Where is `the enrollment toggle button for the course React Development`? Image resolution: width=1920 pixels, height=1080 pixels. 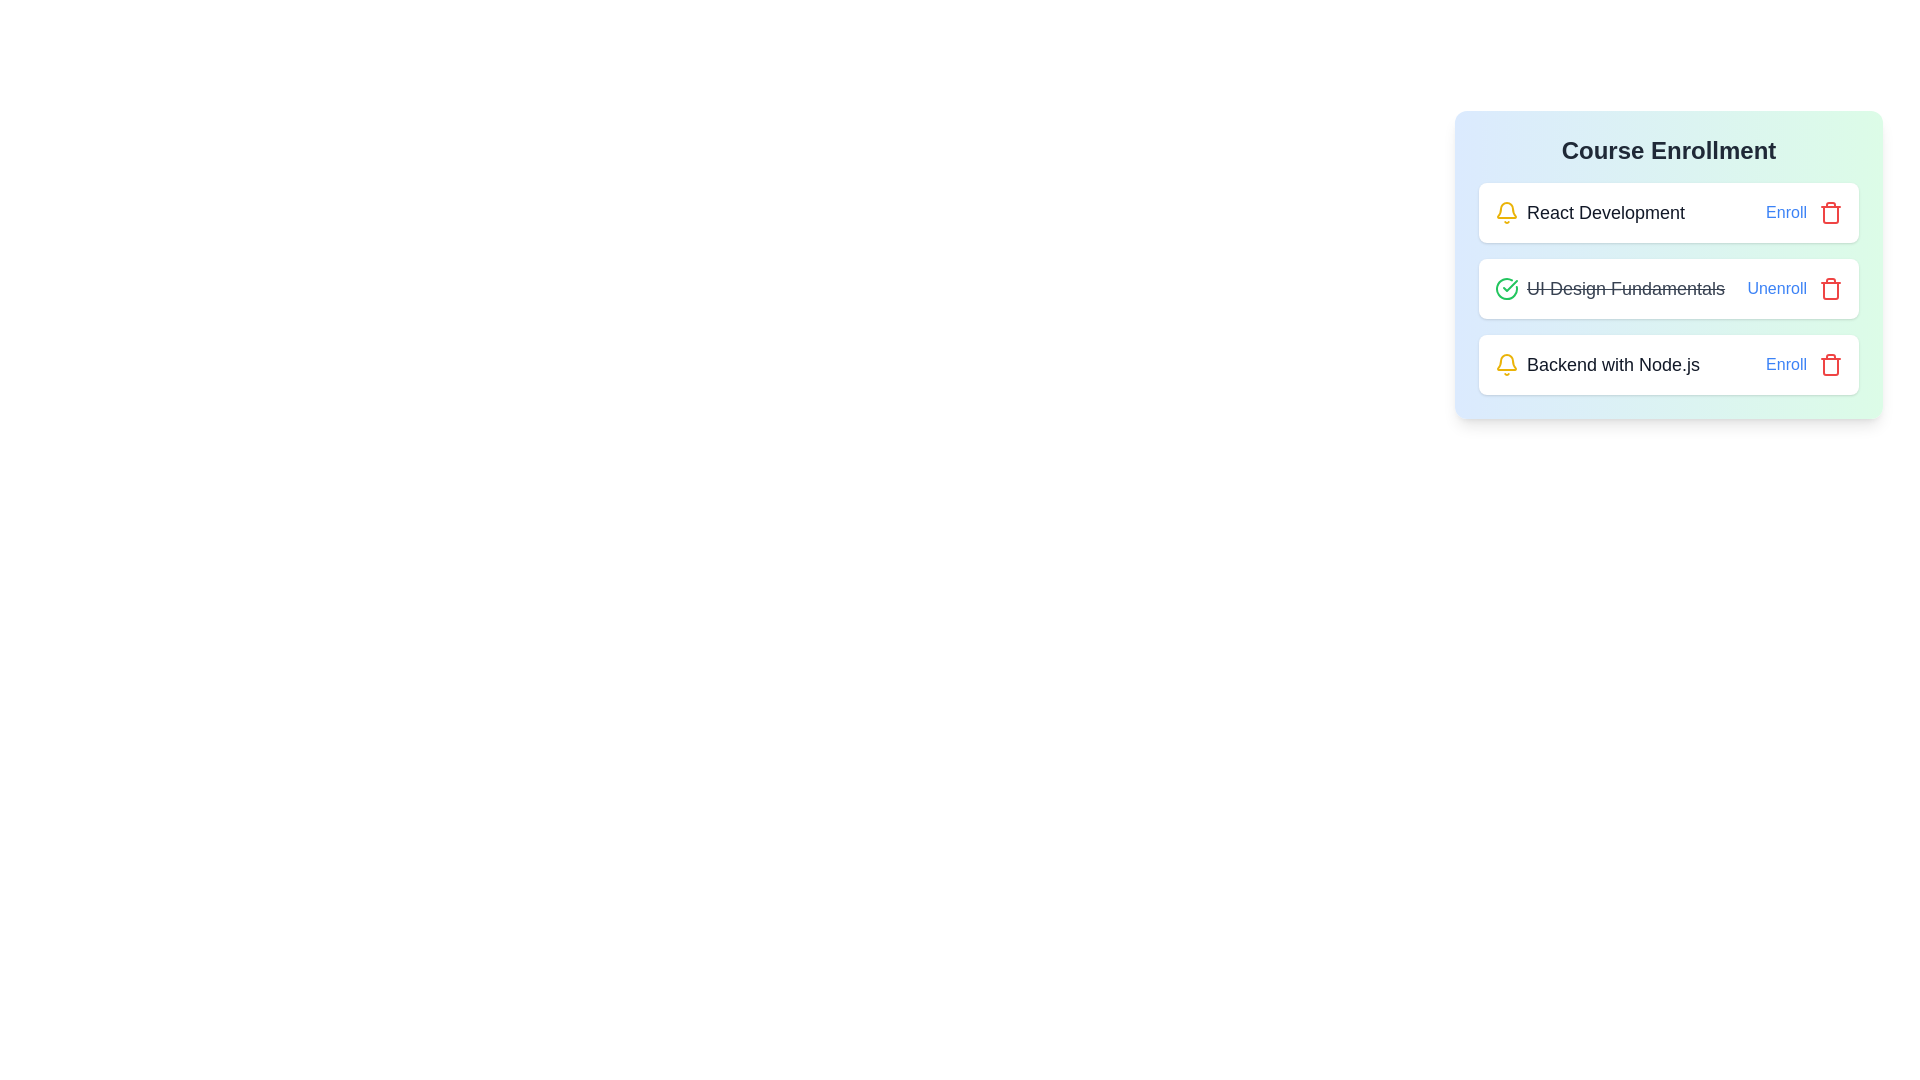
the enrollment toggle button for the course React Development is located at coordinates (1786, 212).